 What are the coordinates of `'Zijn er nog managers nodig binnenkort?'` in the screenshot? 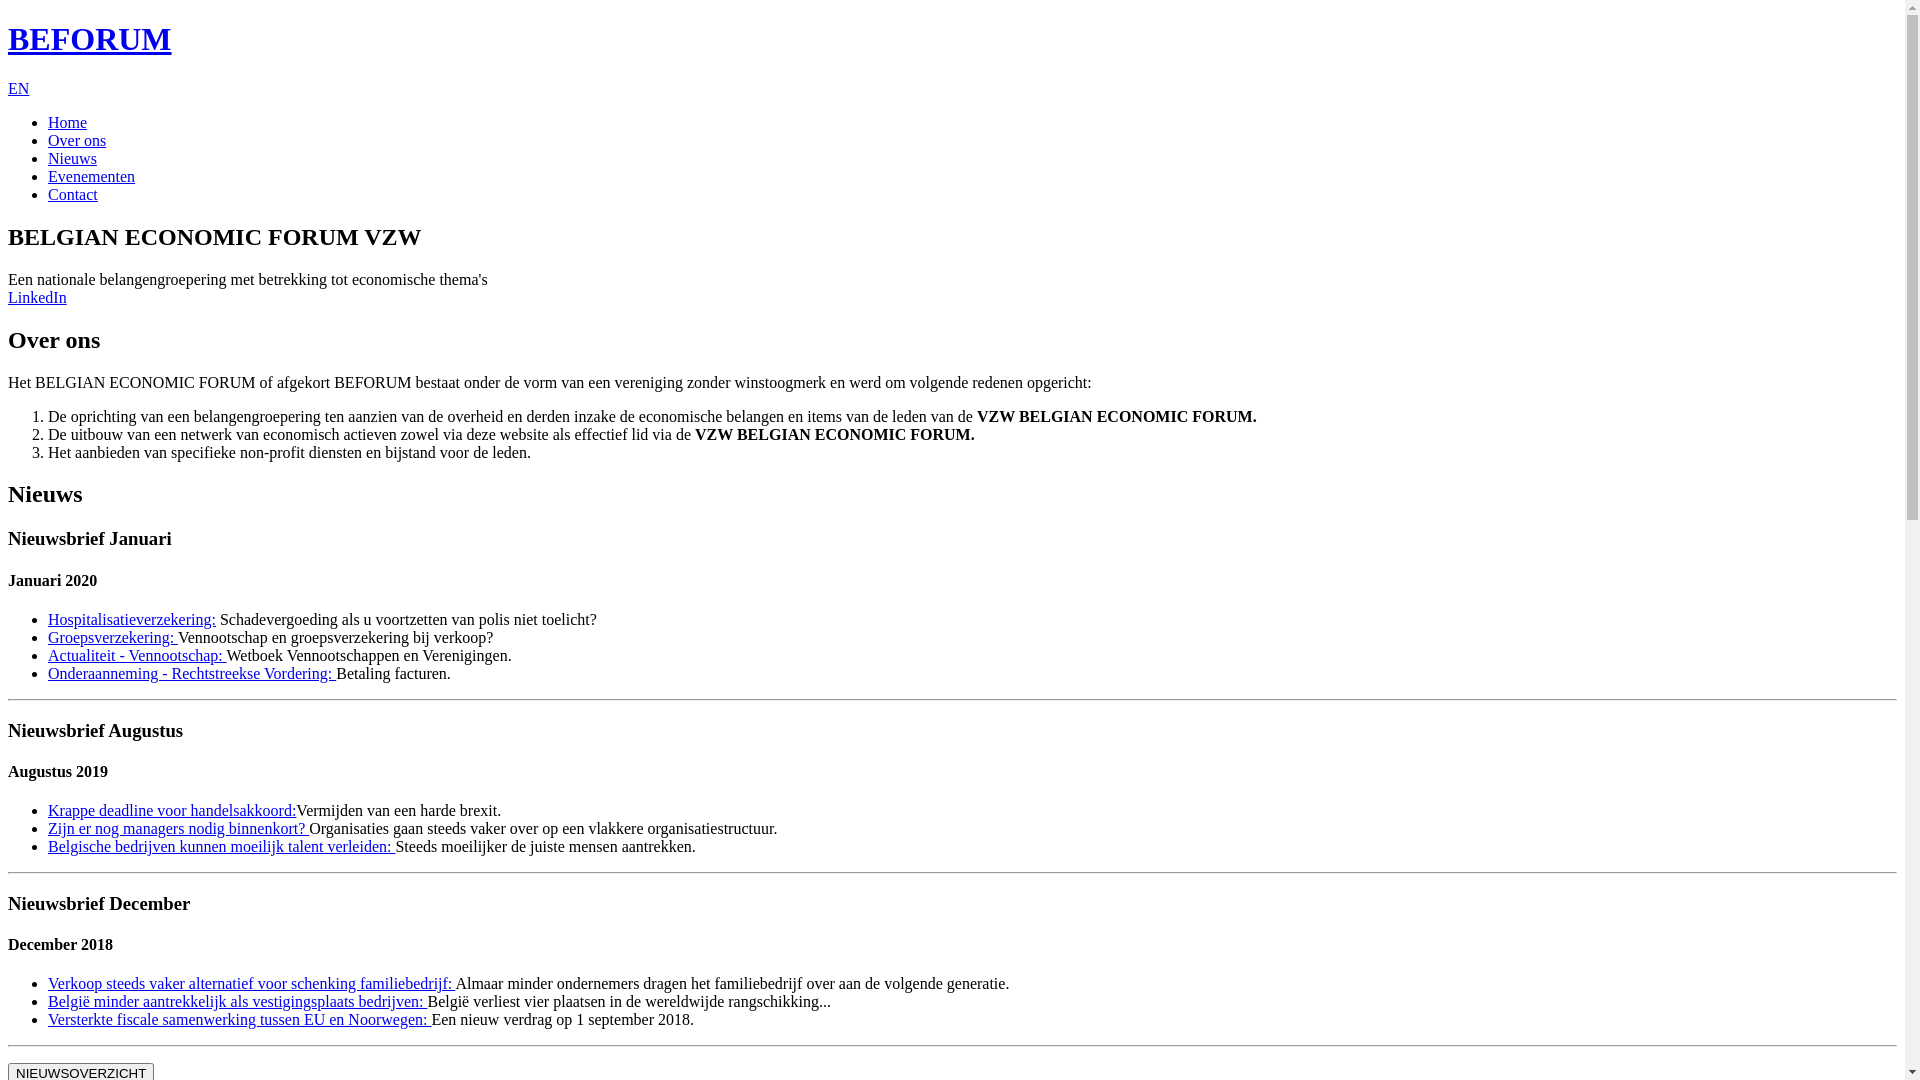 It's located at (178, 828).